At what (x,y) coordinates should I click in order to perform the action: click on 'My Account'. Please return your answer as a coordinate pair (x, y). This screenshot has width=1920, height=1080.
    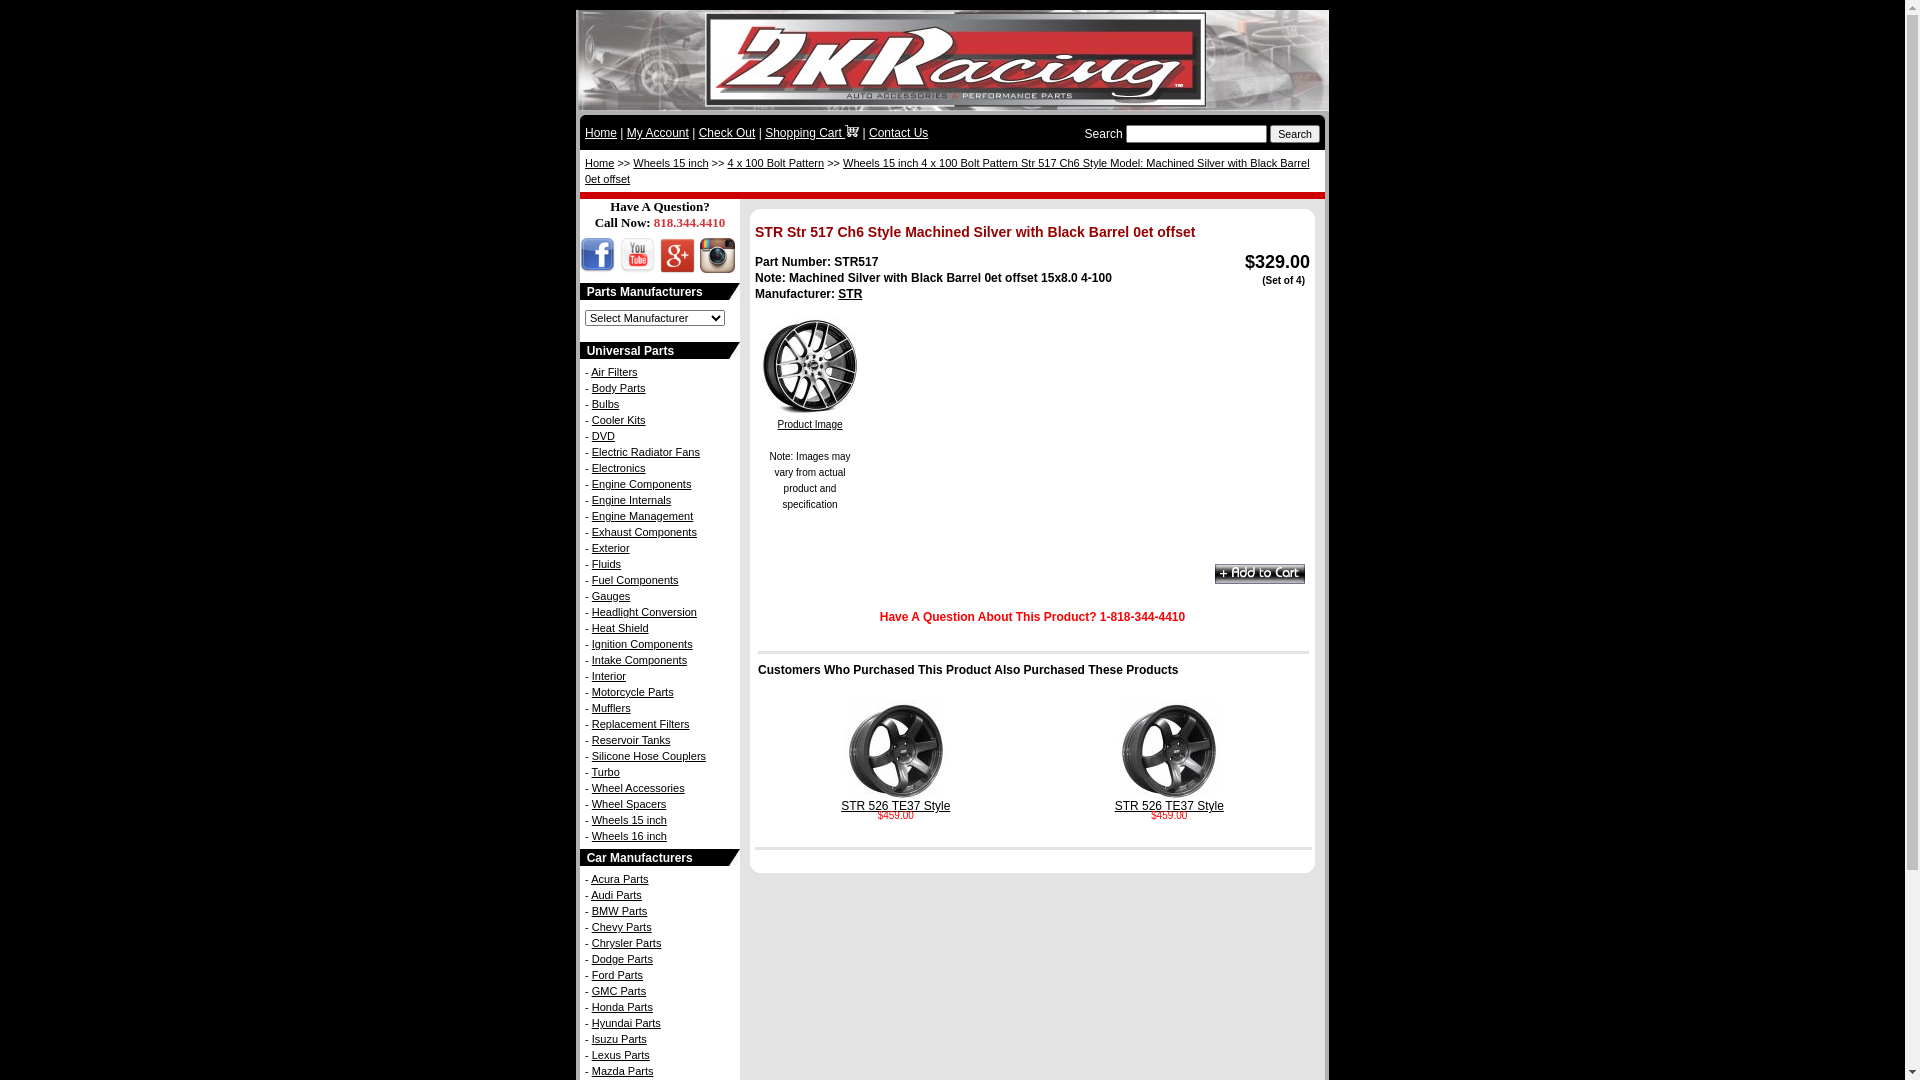
    Looking at the image, I should click on (657, 132).